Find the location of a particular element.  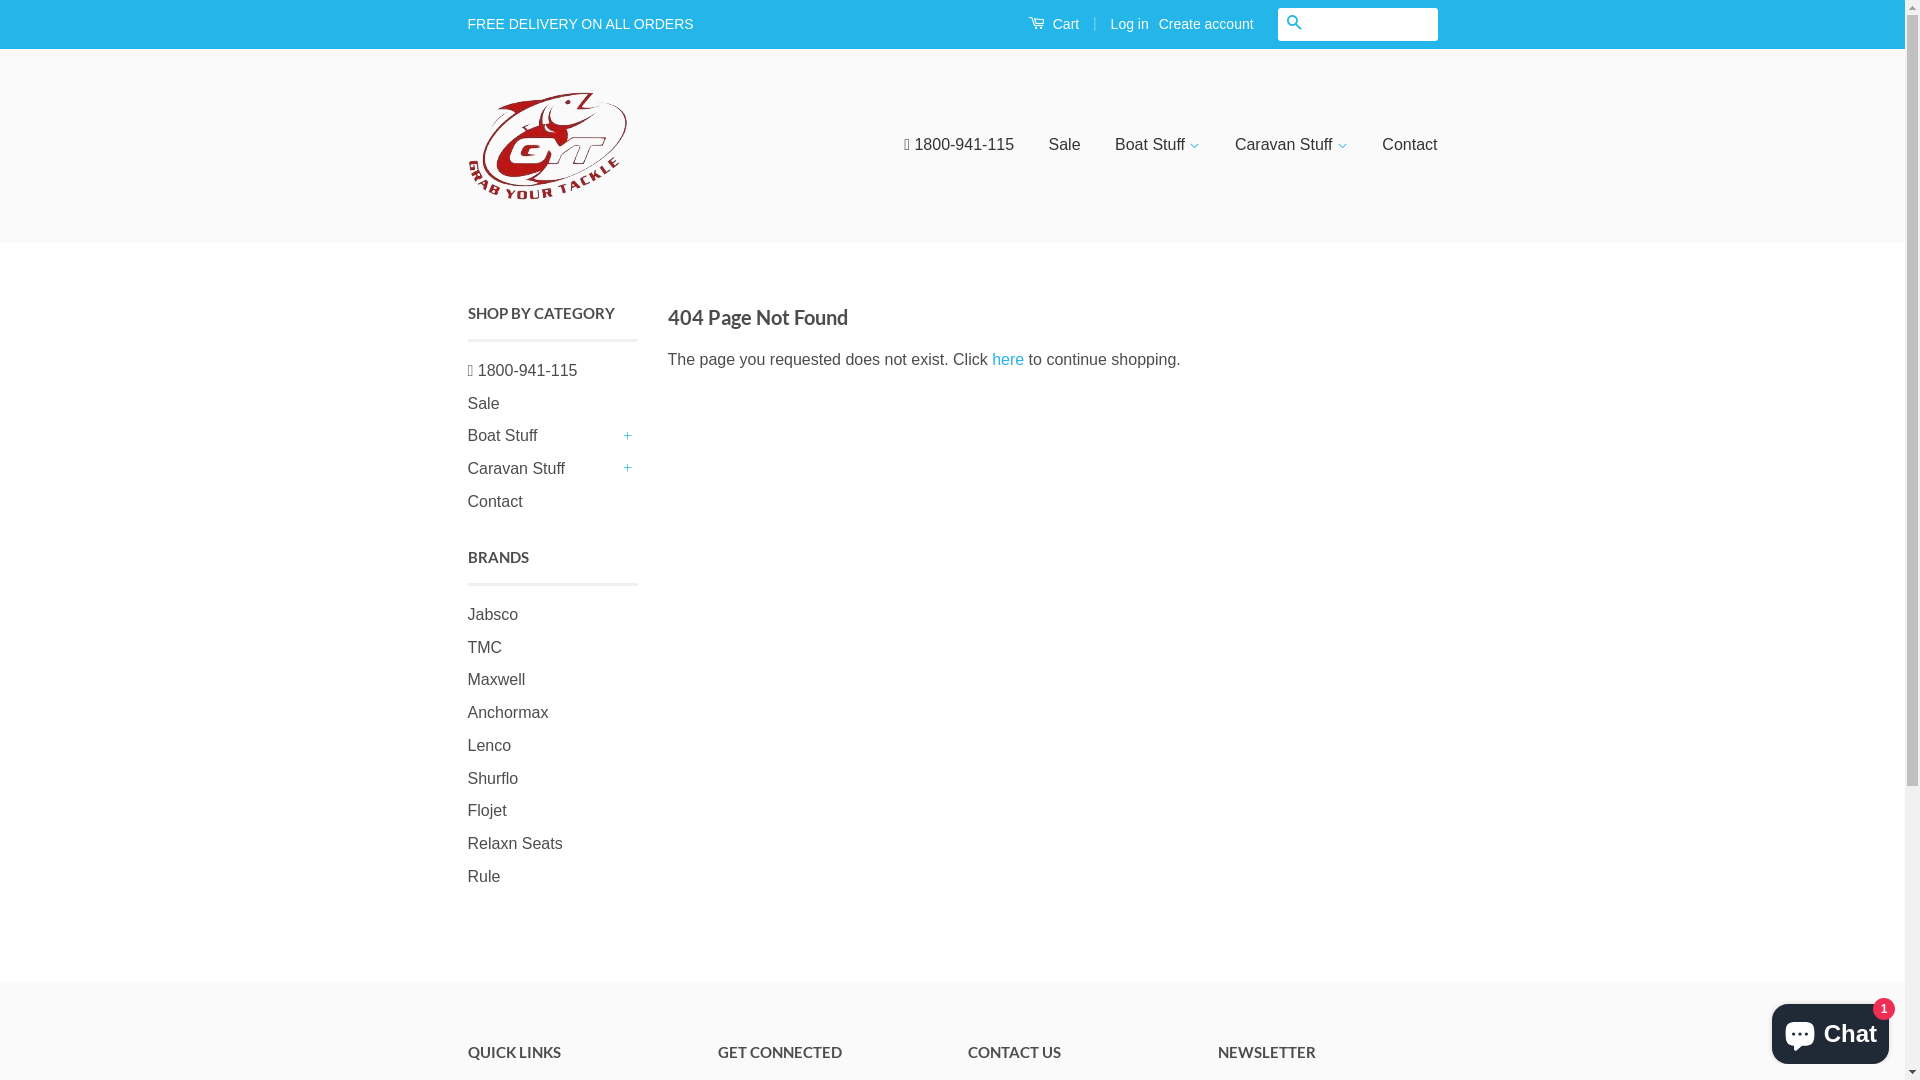

'Contact' is located at coordinates (1400, 144).